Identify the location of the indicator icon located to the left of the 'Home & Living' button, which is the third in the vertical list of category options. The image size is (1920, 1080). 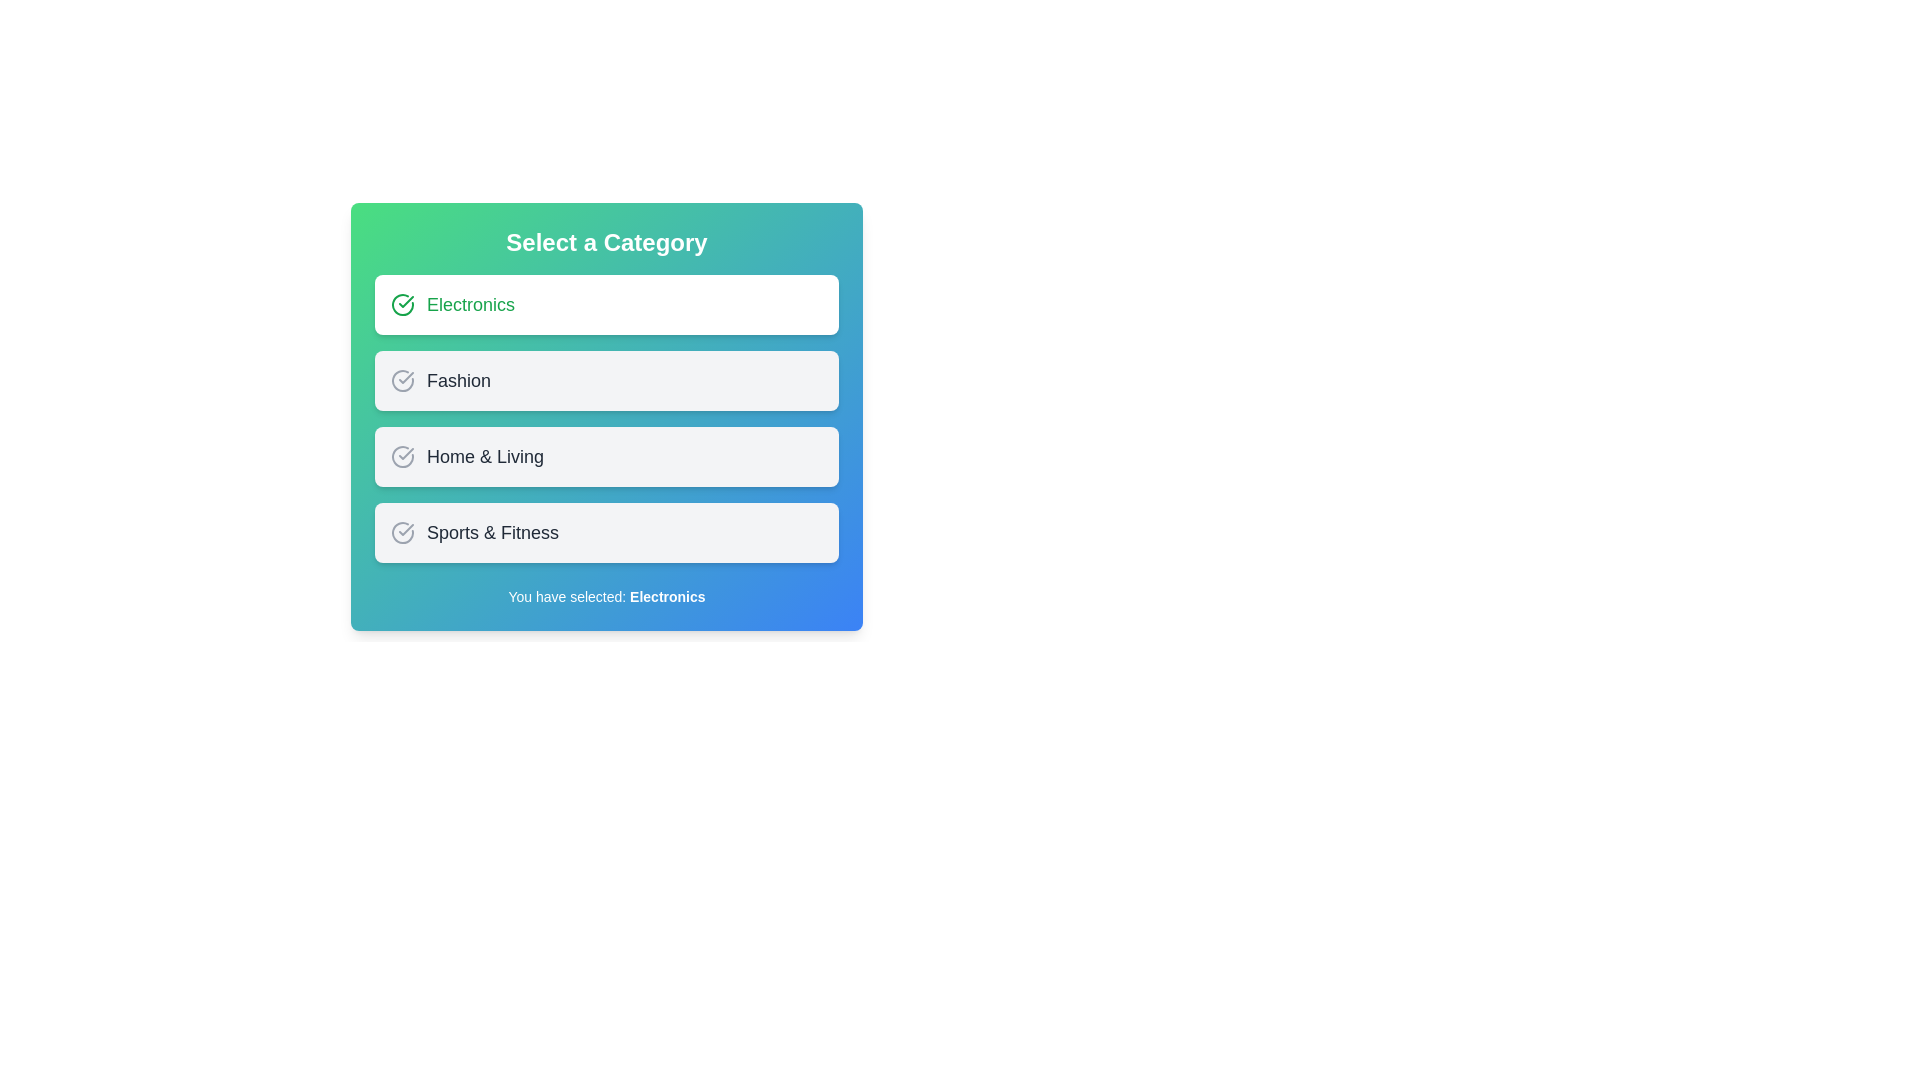
(402, 456).